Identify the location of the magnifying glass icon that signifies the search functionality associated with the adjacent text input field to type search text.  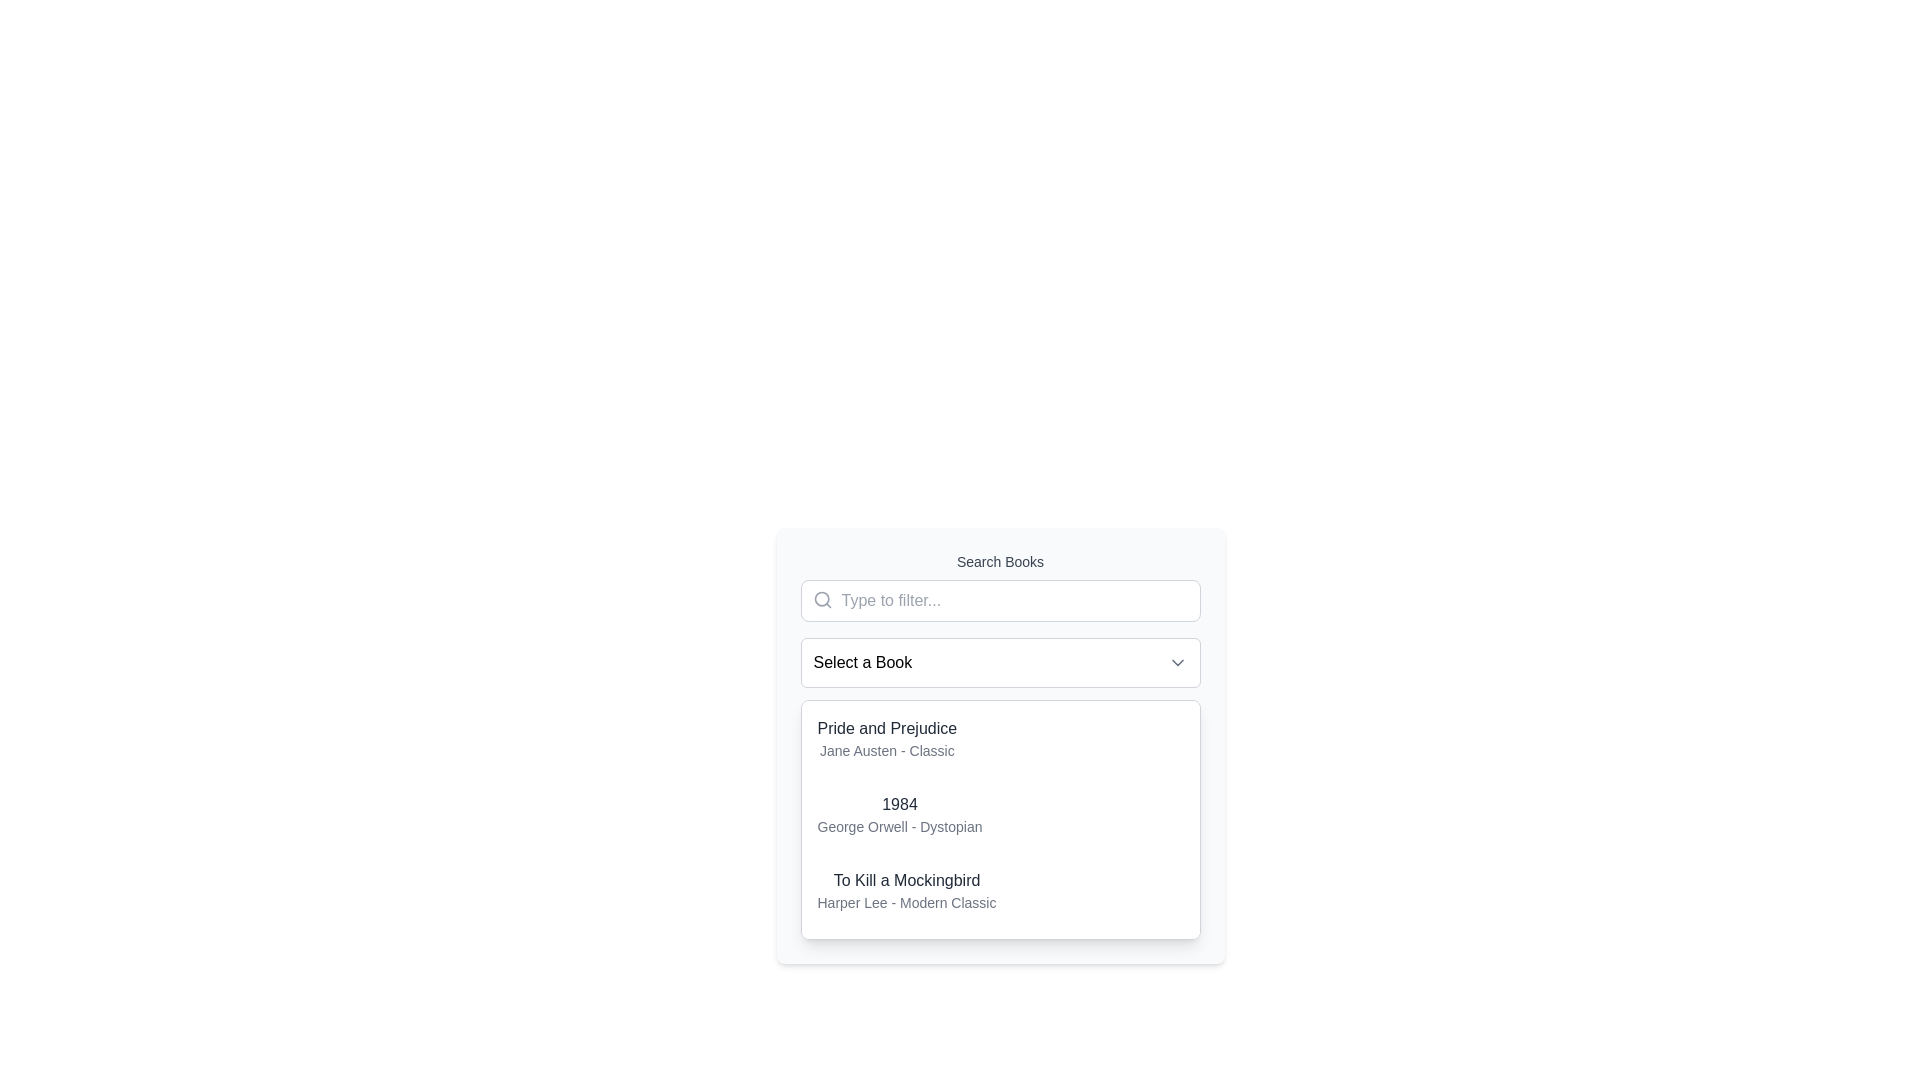
(822, 599).